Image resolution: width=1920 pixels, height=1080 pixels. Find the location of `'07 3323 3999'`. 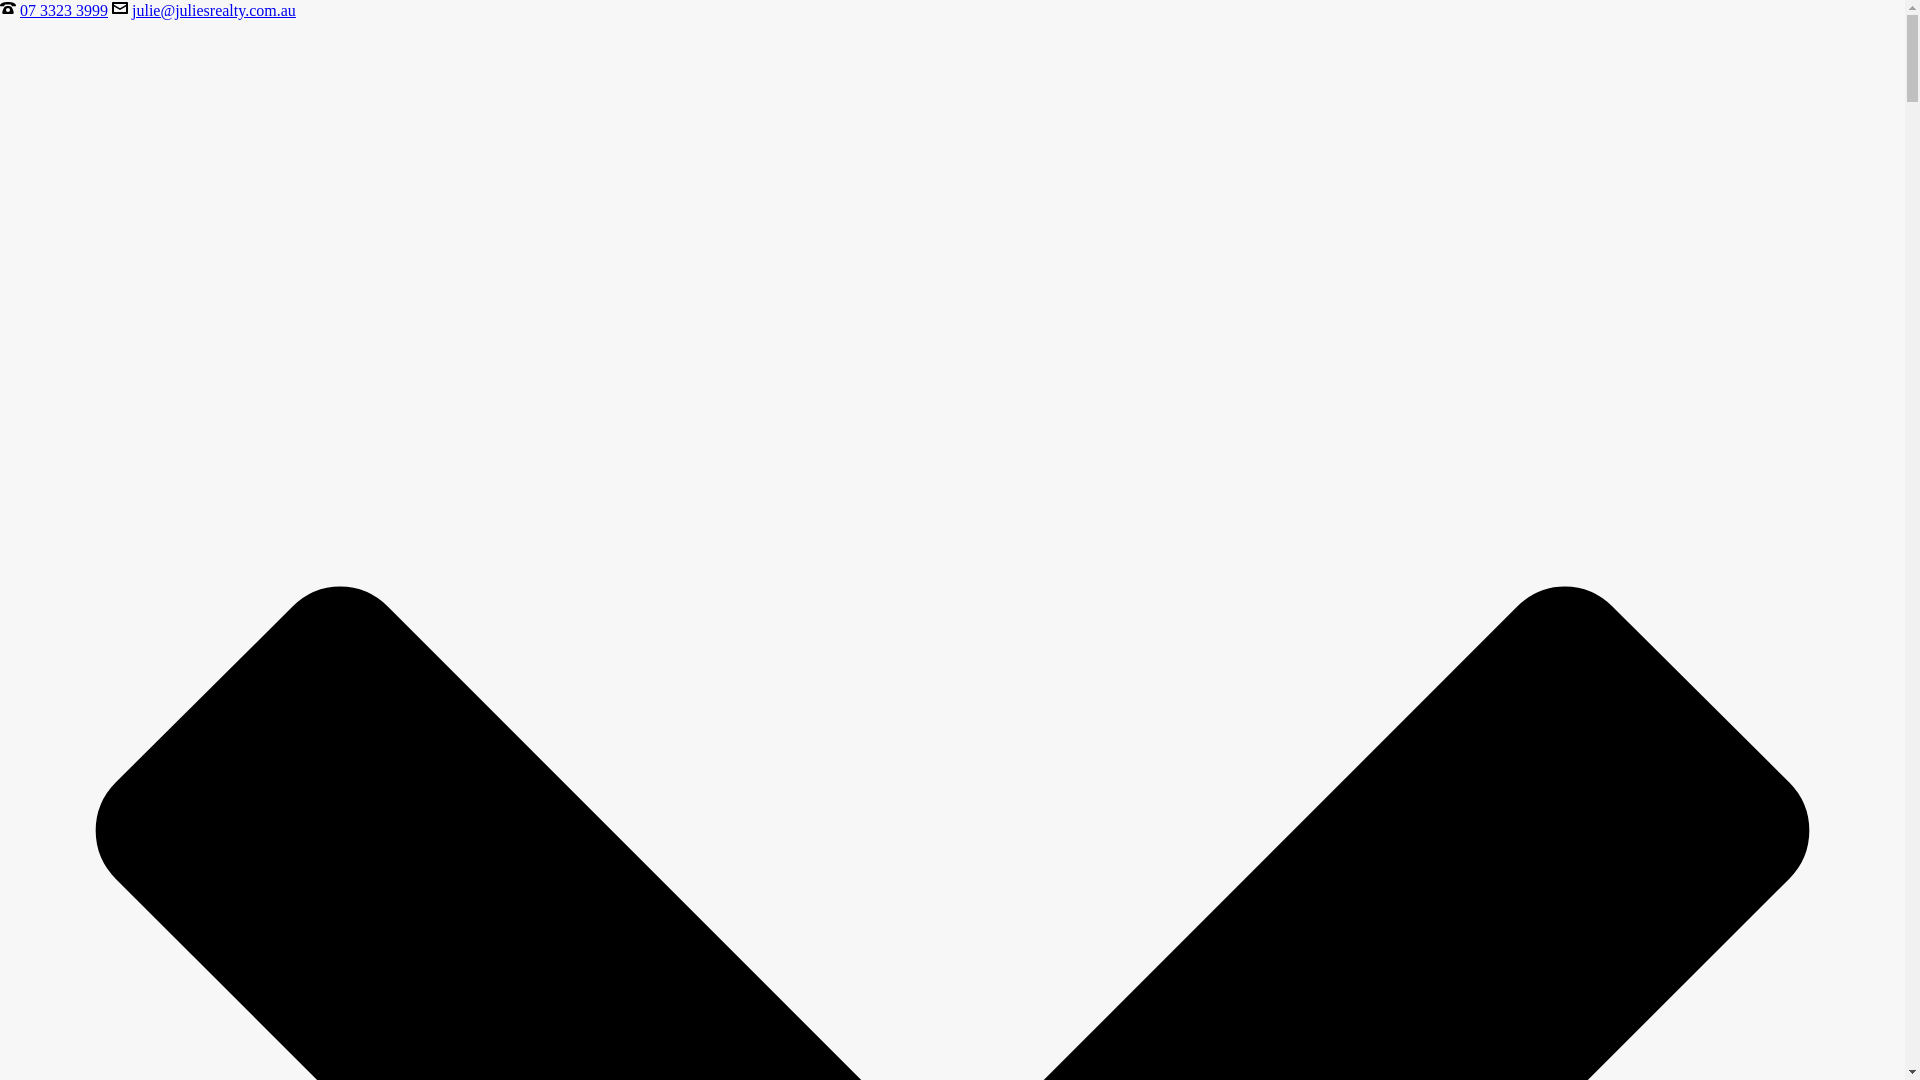

'07 3323 3999' is located at coordinates (63, 10).